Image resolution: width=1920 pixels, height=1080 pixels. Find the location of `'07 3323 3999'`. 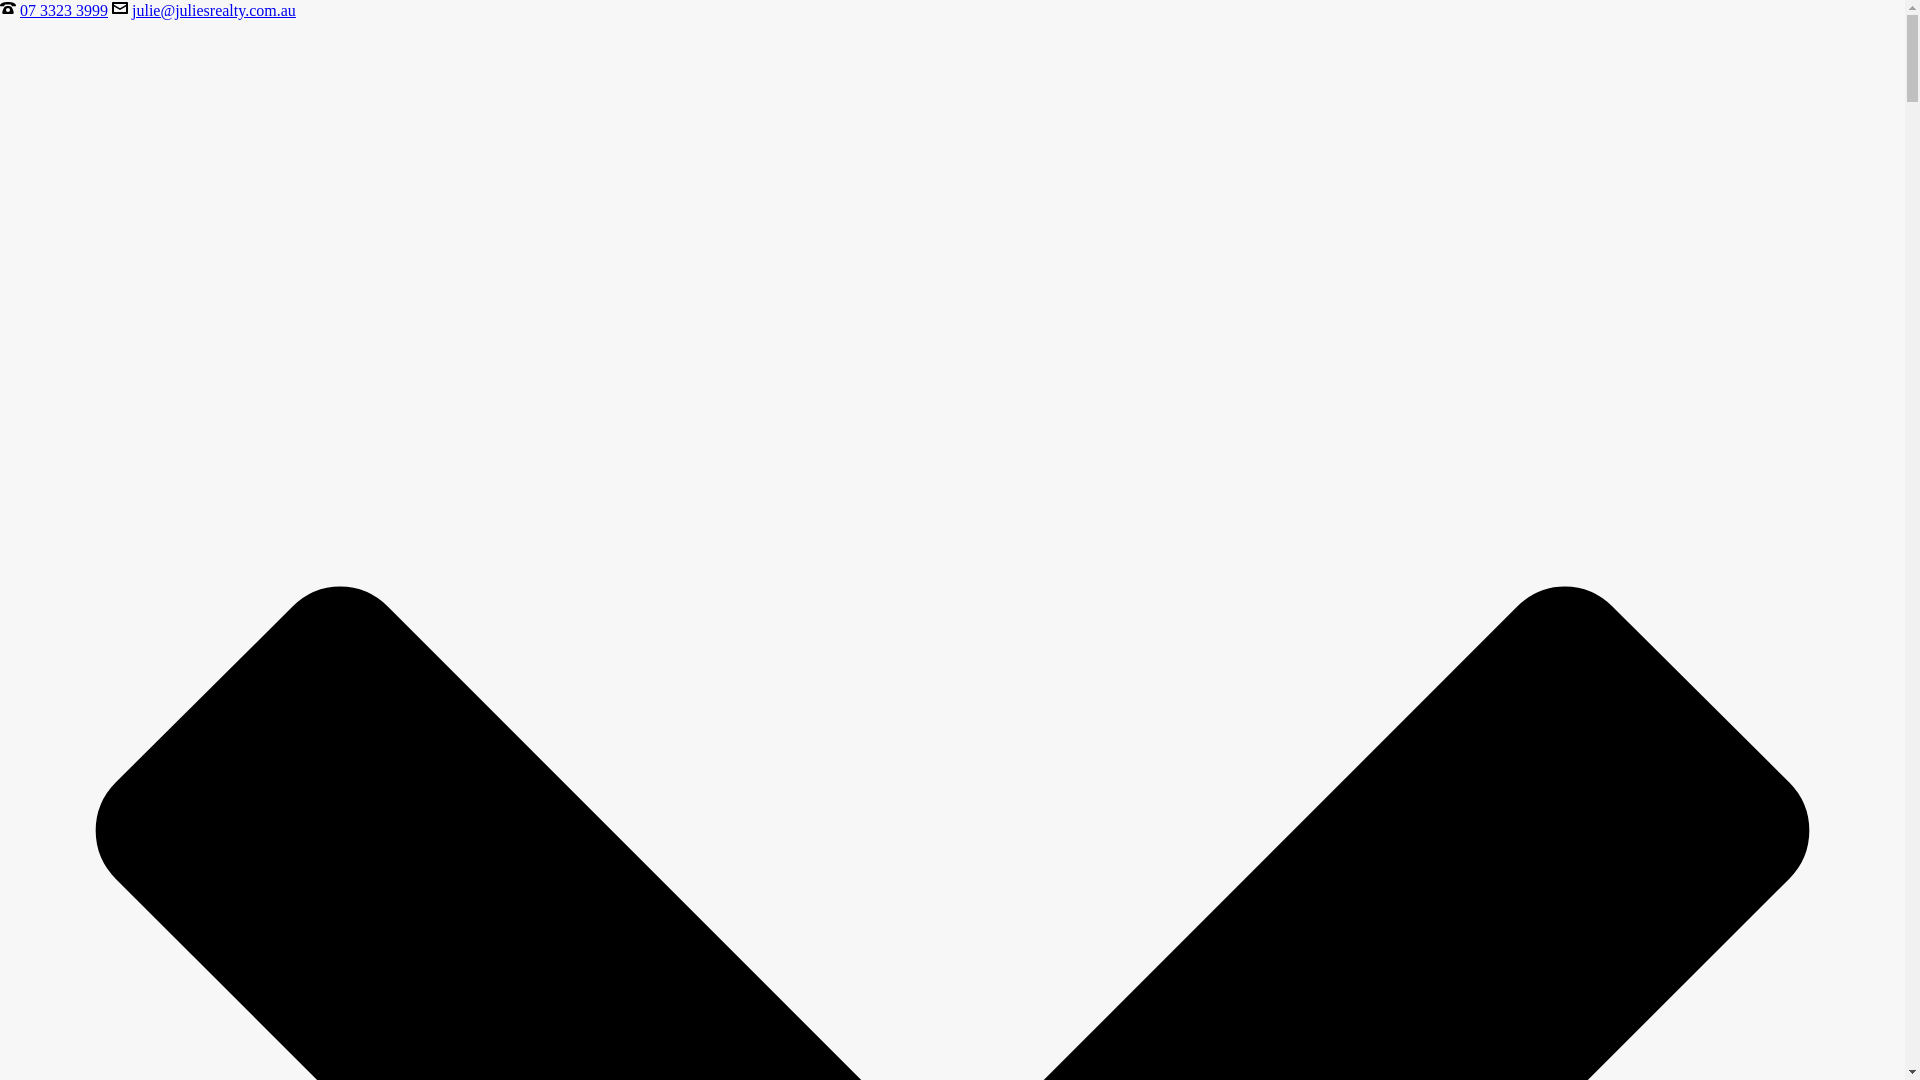

'07 3323 3999' is located at coordinates (63, 10).